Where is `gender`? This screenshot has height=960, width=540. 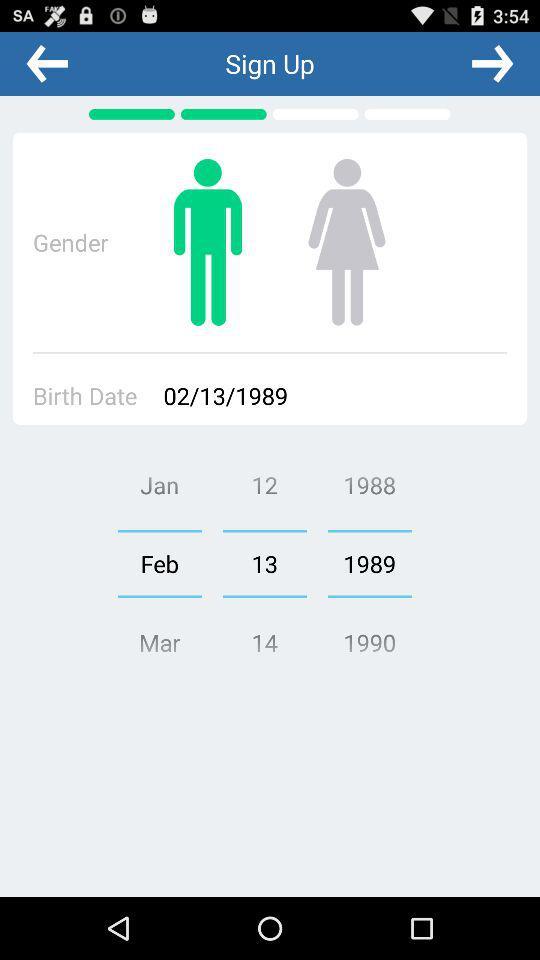
gender is located at coordinates (207, 241).